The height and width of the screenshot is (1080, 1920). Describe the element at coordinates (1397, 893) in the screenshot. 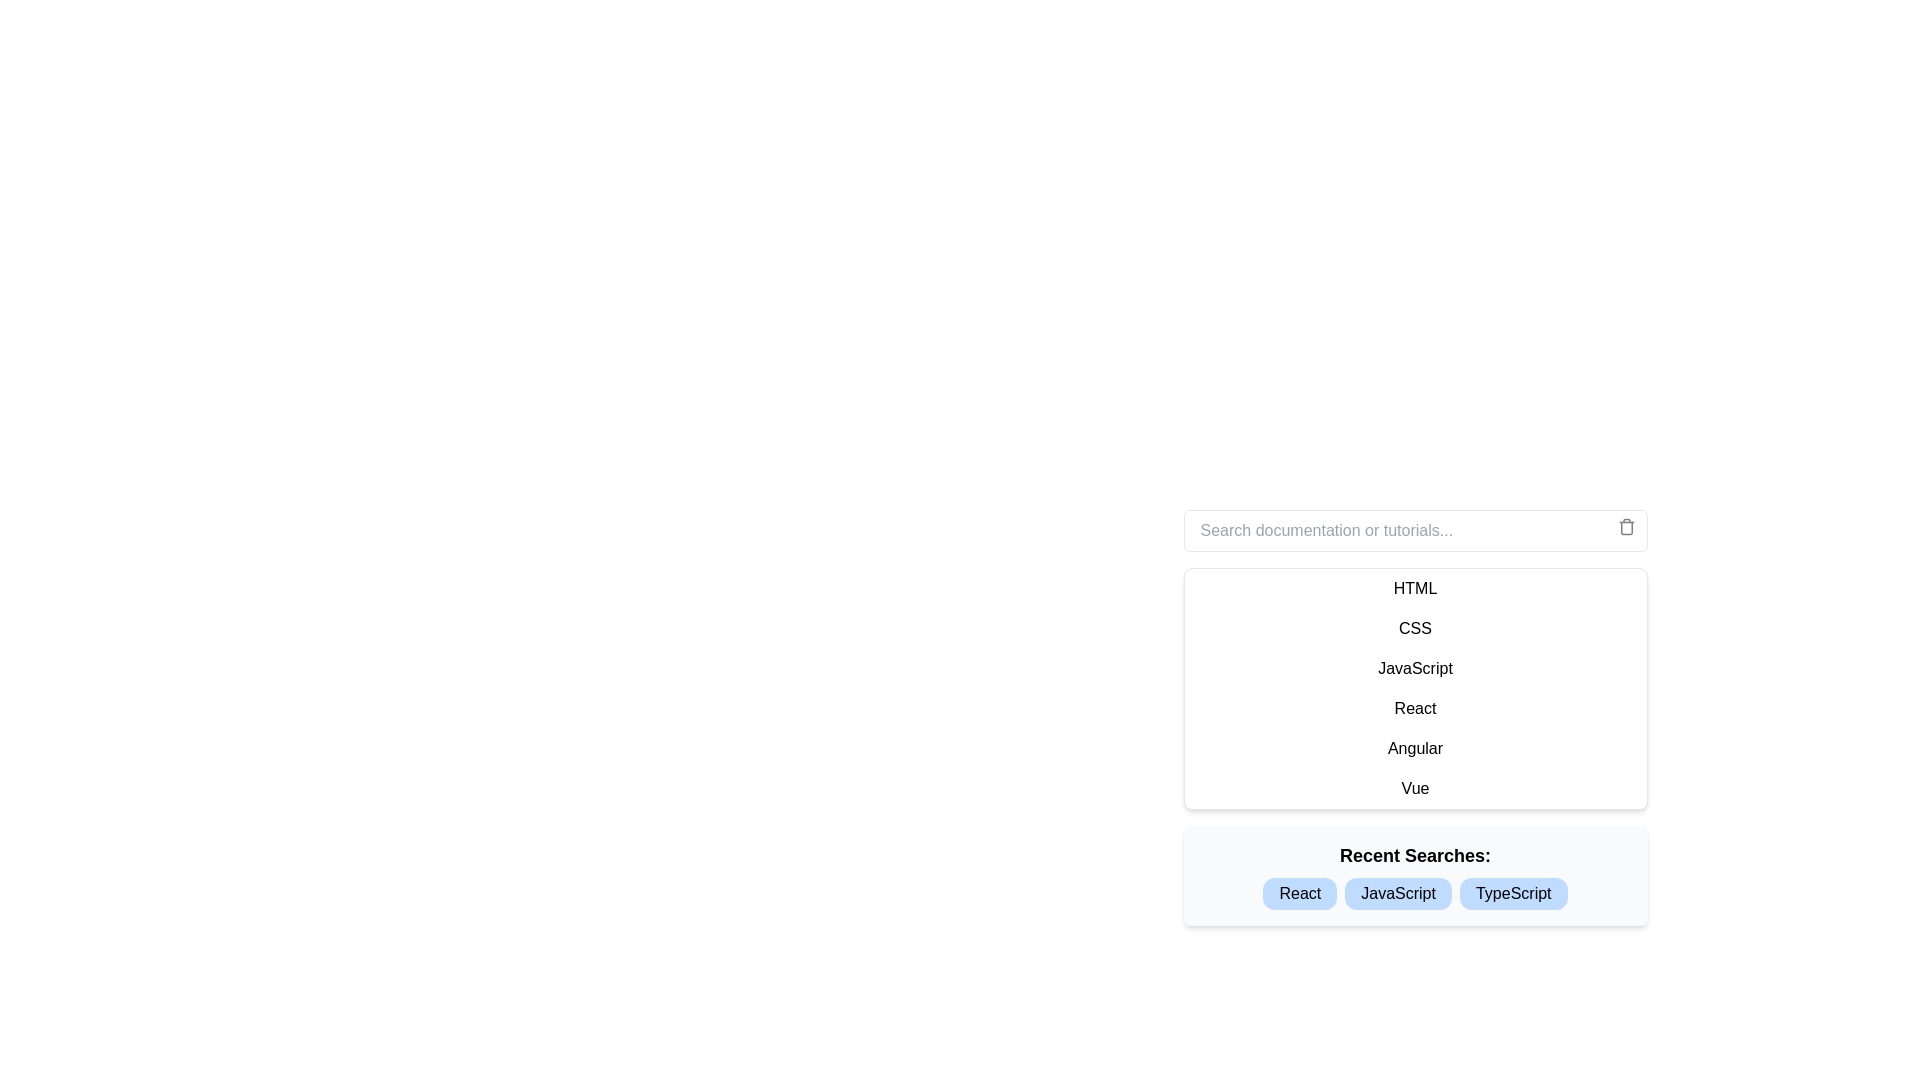

I see `the button representing 'JavaScript' located in the 'Recent Searches' section, positioned between the 'React' and 'TypeScript' buttons` at that location.